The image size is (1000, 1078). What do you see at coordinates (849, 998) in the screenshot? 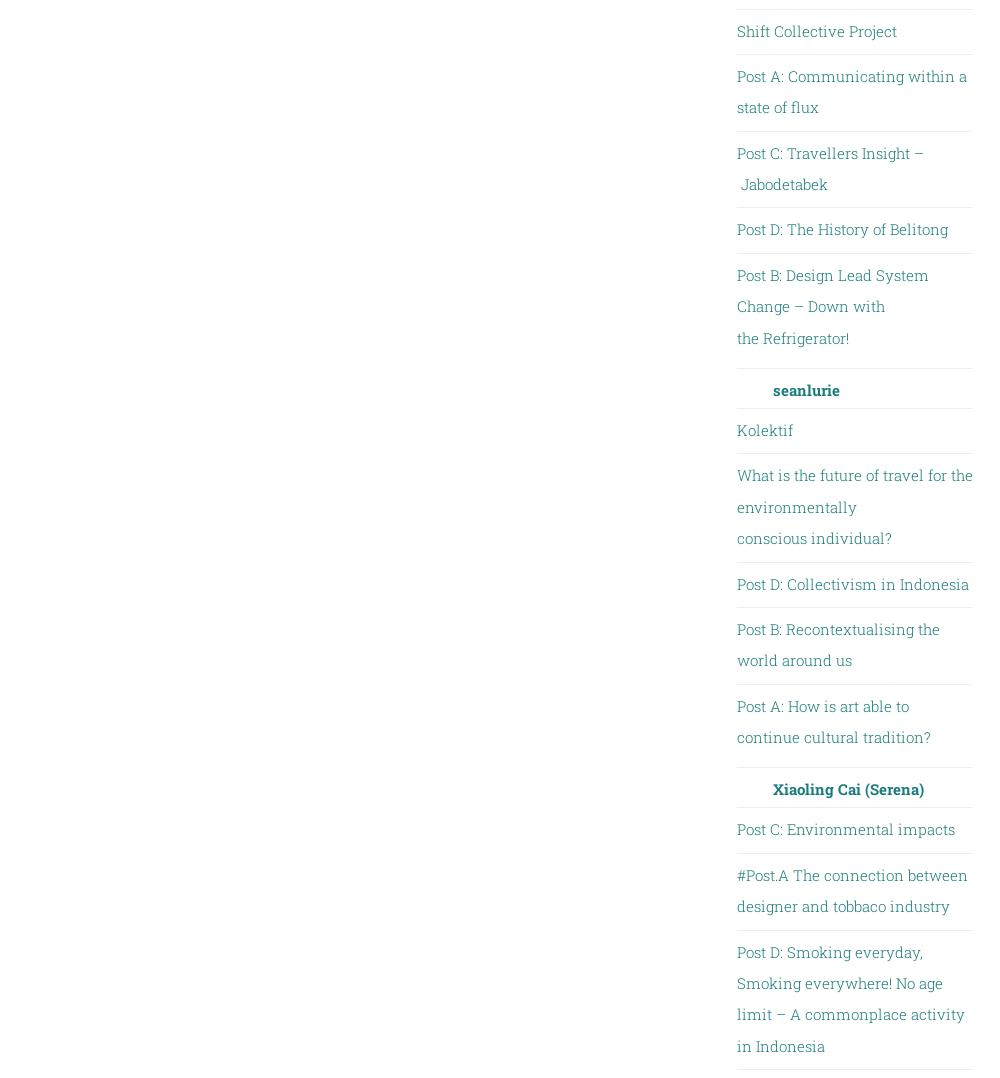
I see `'Post D: Smoking everyday, Smoking everywhere! No age limit – A commonplace activity in Indonesia'` at bounding box center [849, 998].